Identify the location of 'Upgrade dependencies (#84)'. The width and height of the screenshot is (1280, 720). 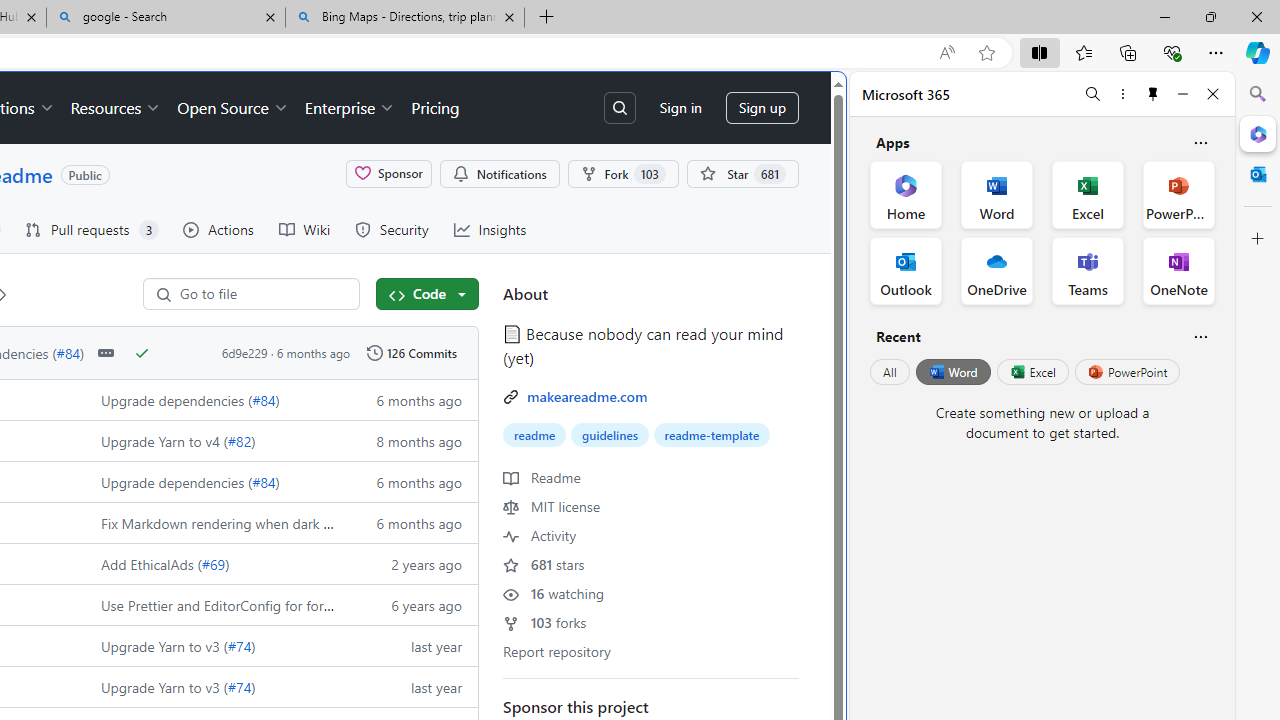
(213, 481).